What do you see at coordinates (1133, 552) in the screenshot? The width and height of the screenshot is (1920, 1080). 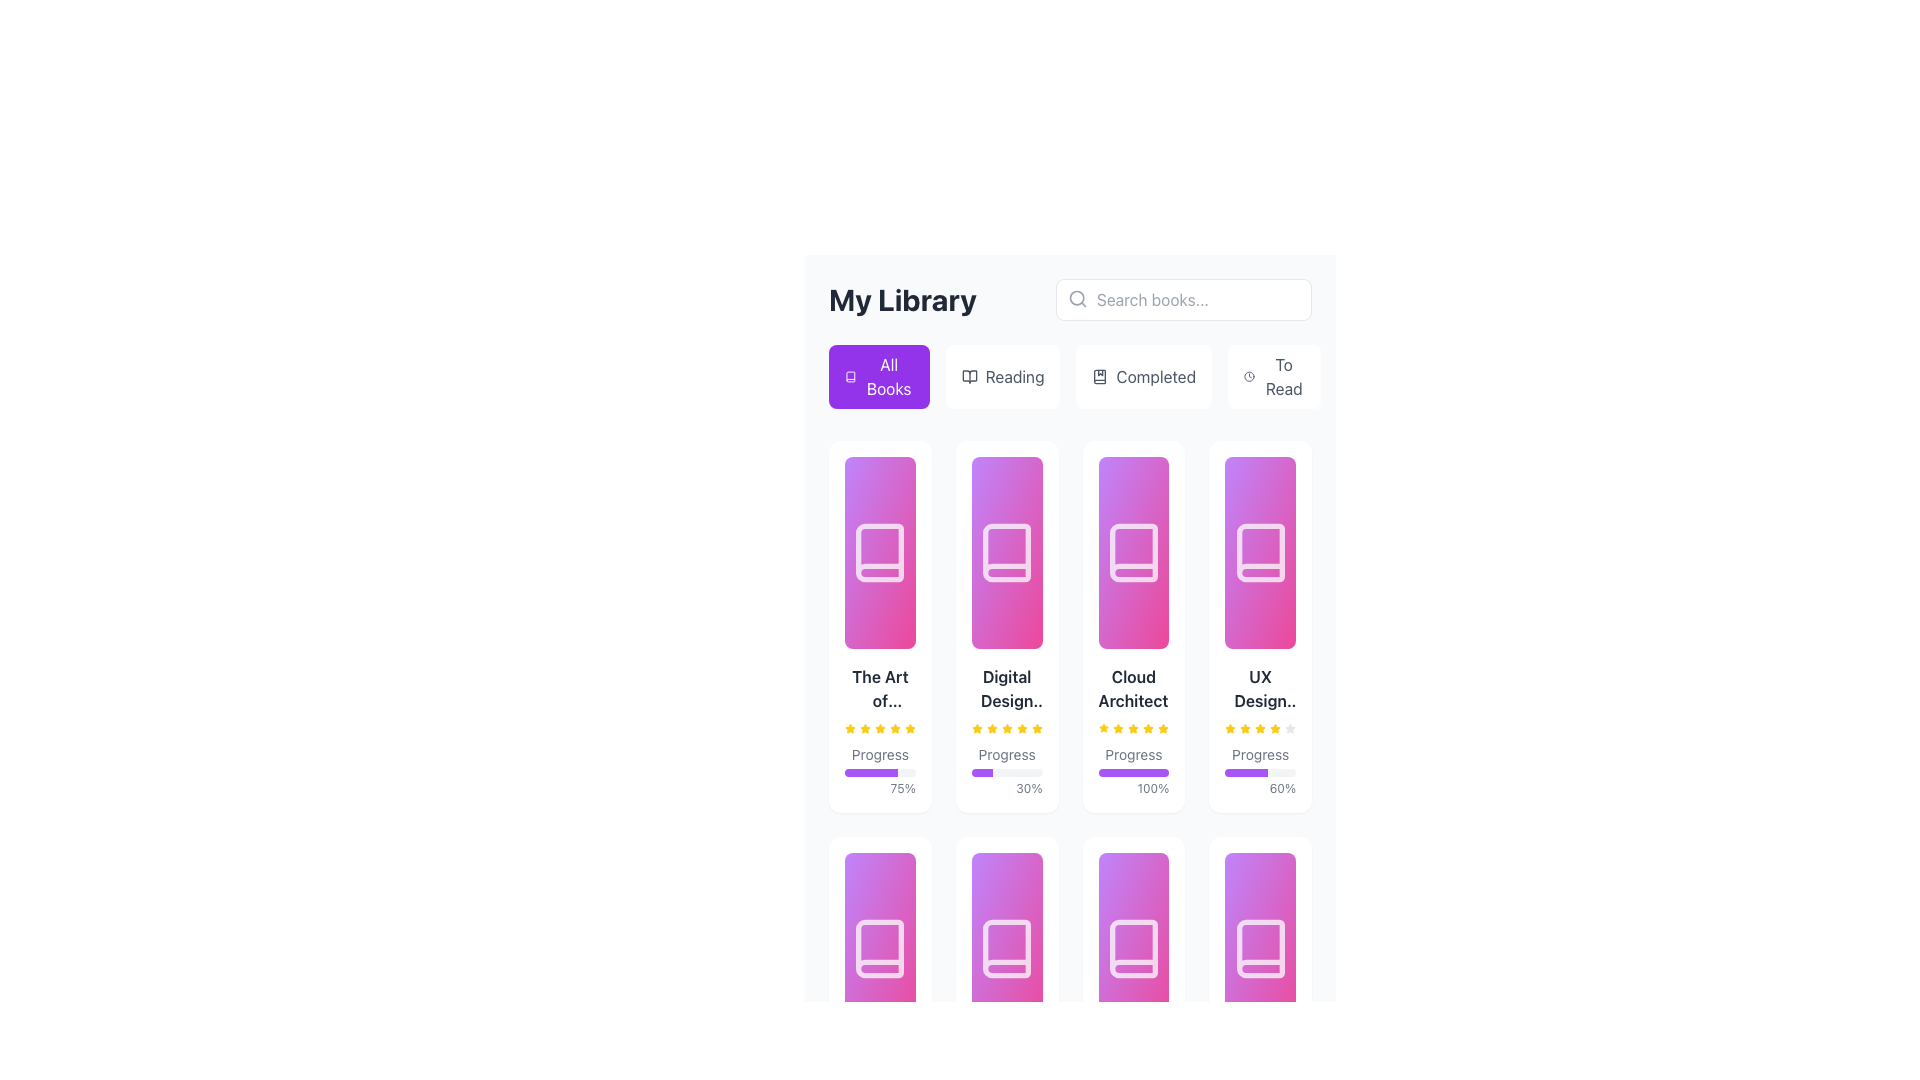 I see `the book icon located in the 'My Library' section, which features a white semi-transparent design resembling a book with a rounded rectangular outline` at bounding box center [1133, 552].